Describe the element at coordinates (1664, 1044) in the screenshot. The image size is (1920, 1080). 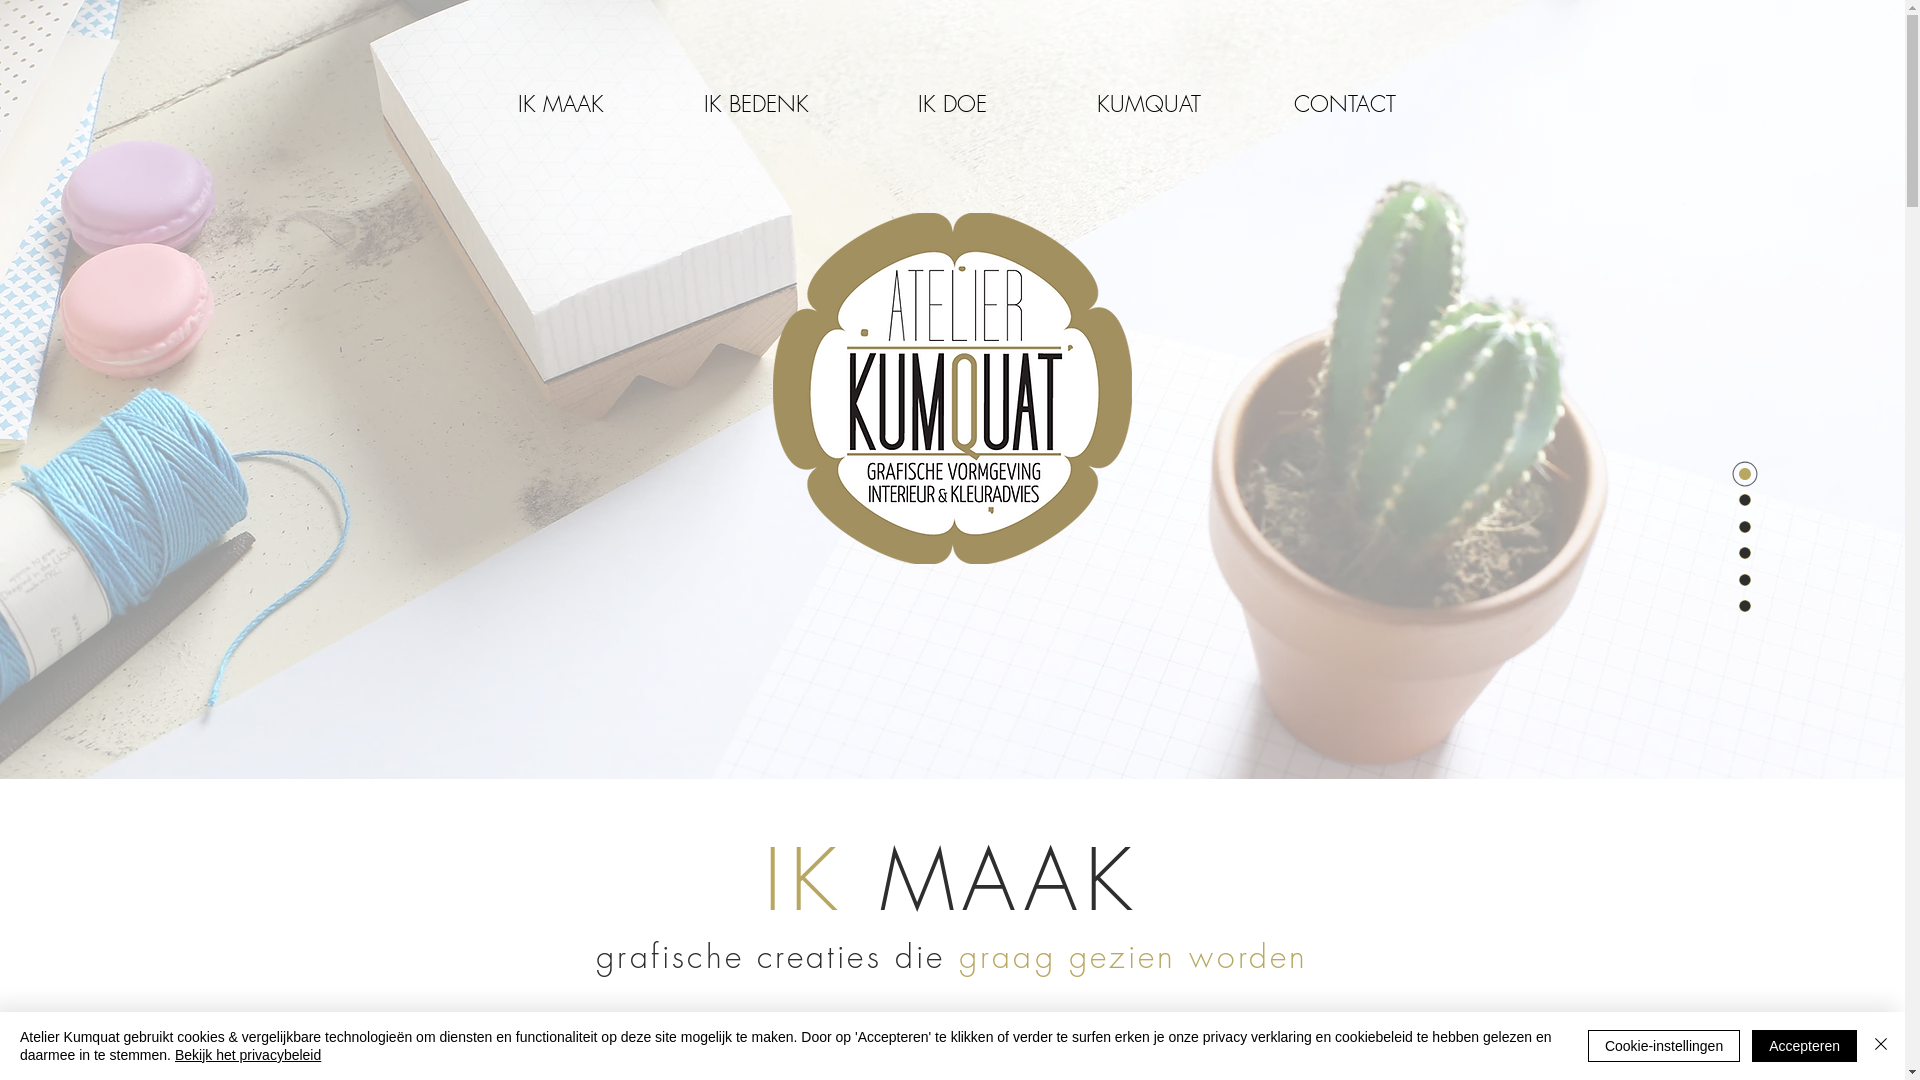
I see `'Cookie-instellingen'` at that location.